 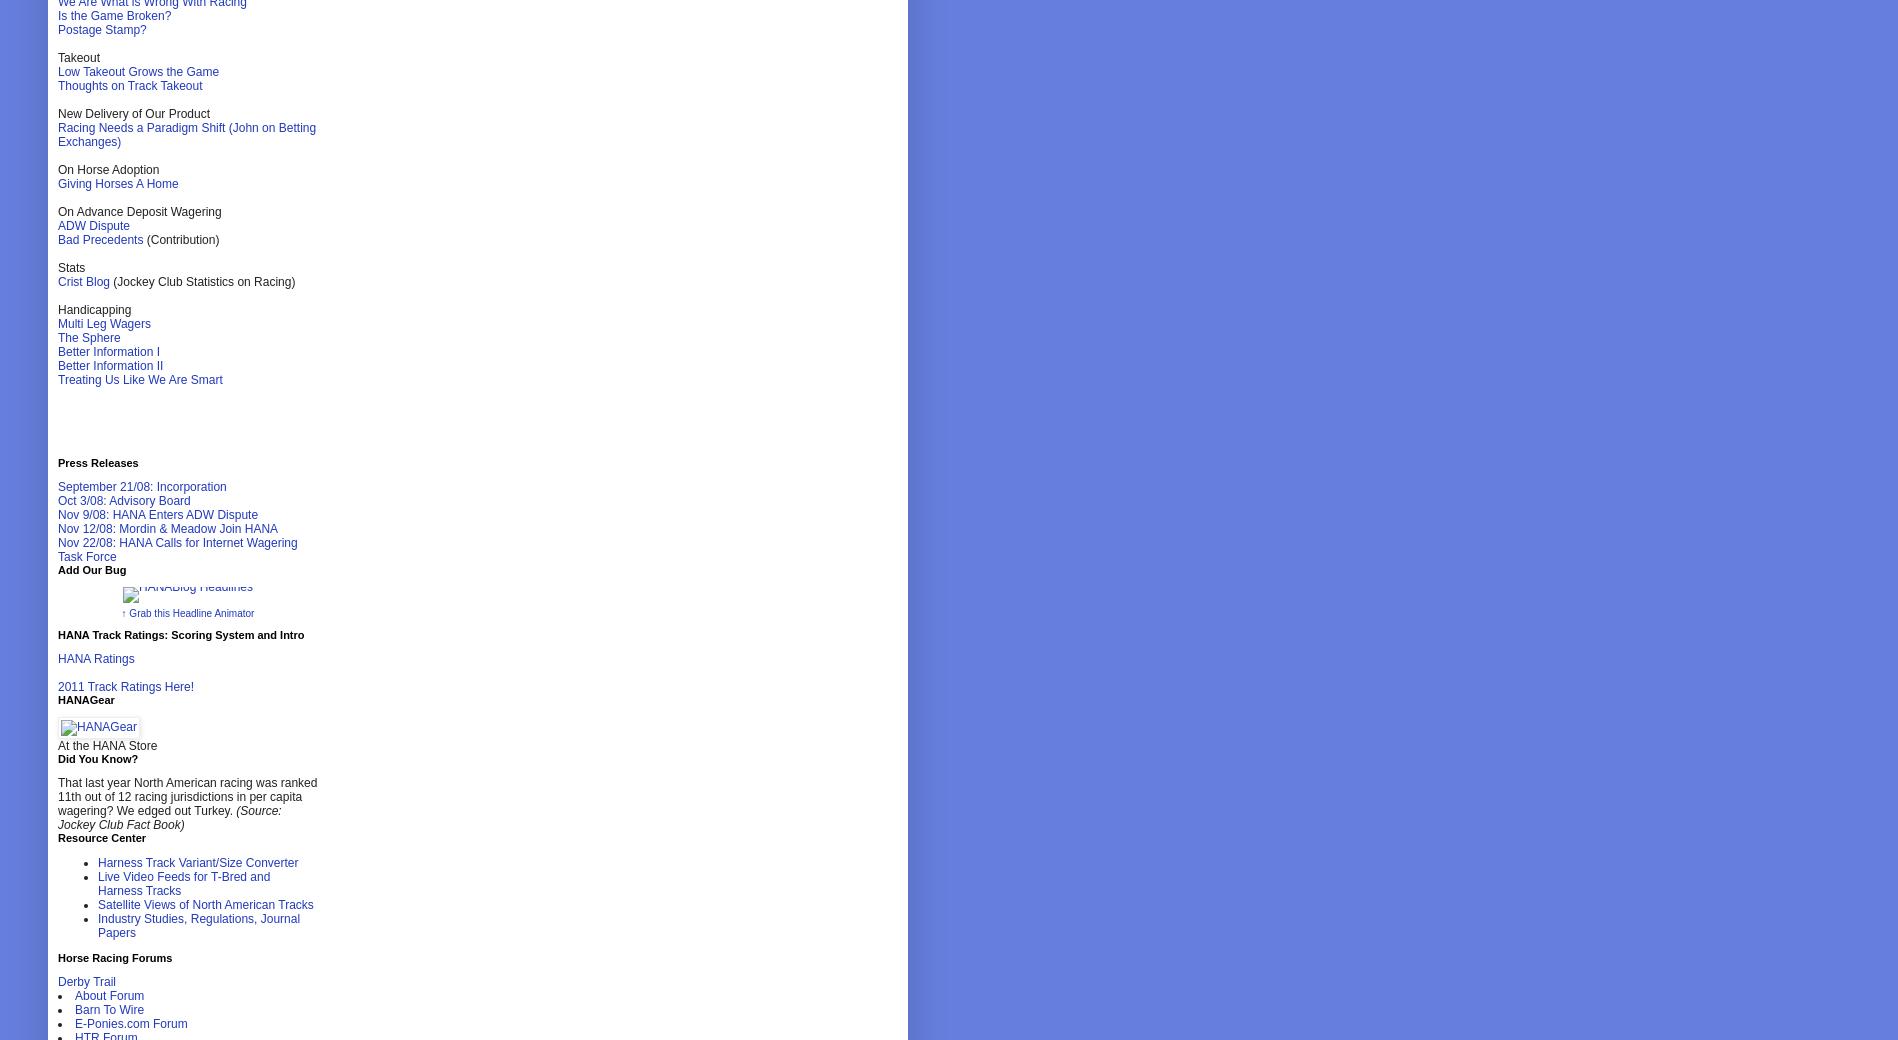 What do you see at coordinates (130, 1023) in the screenshot?
I see `'E-Ponies.com Forum'` at bounding box center [130, 1023].